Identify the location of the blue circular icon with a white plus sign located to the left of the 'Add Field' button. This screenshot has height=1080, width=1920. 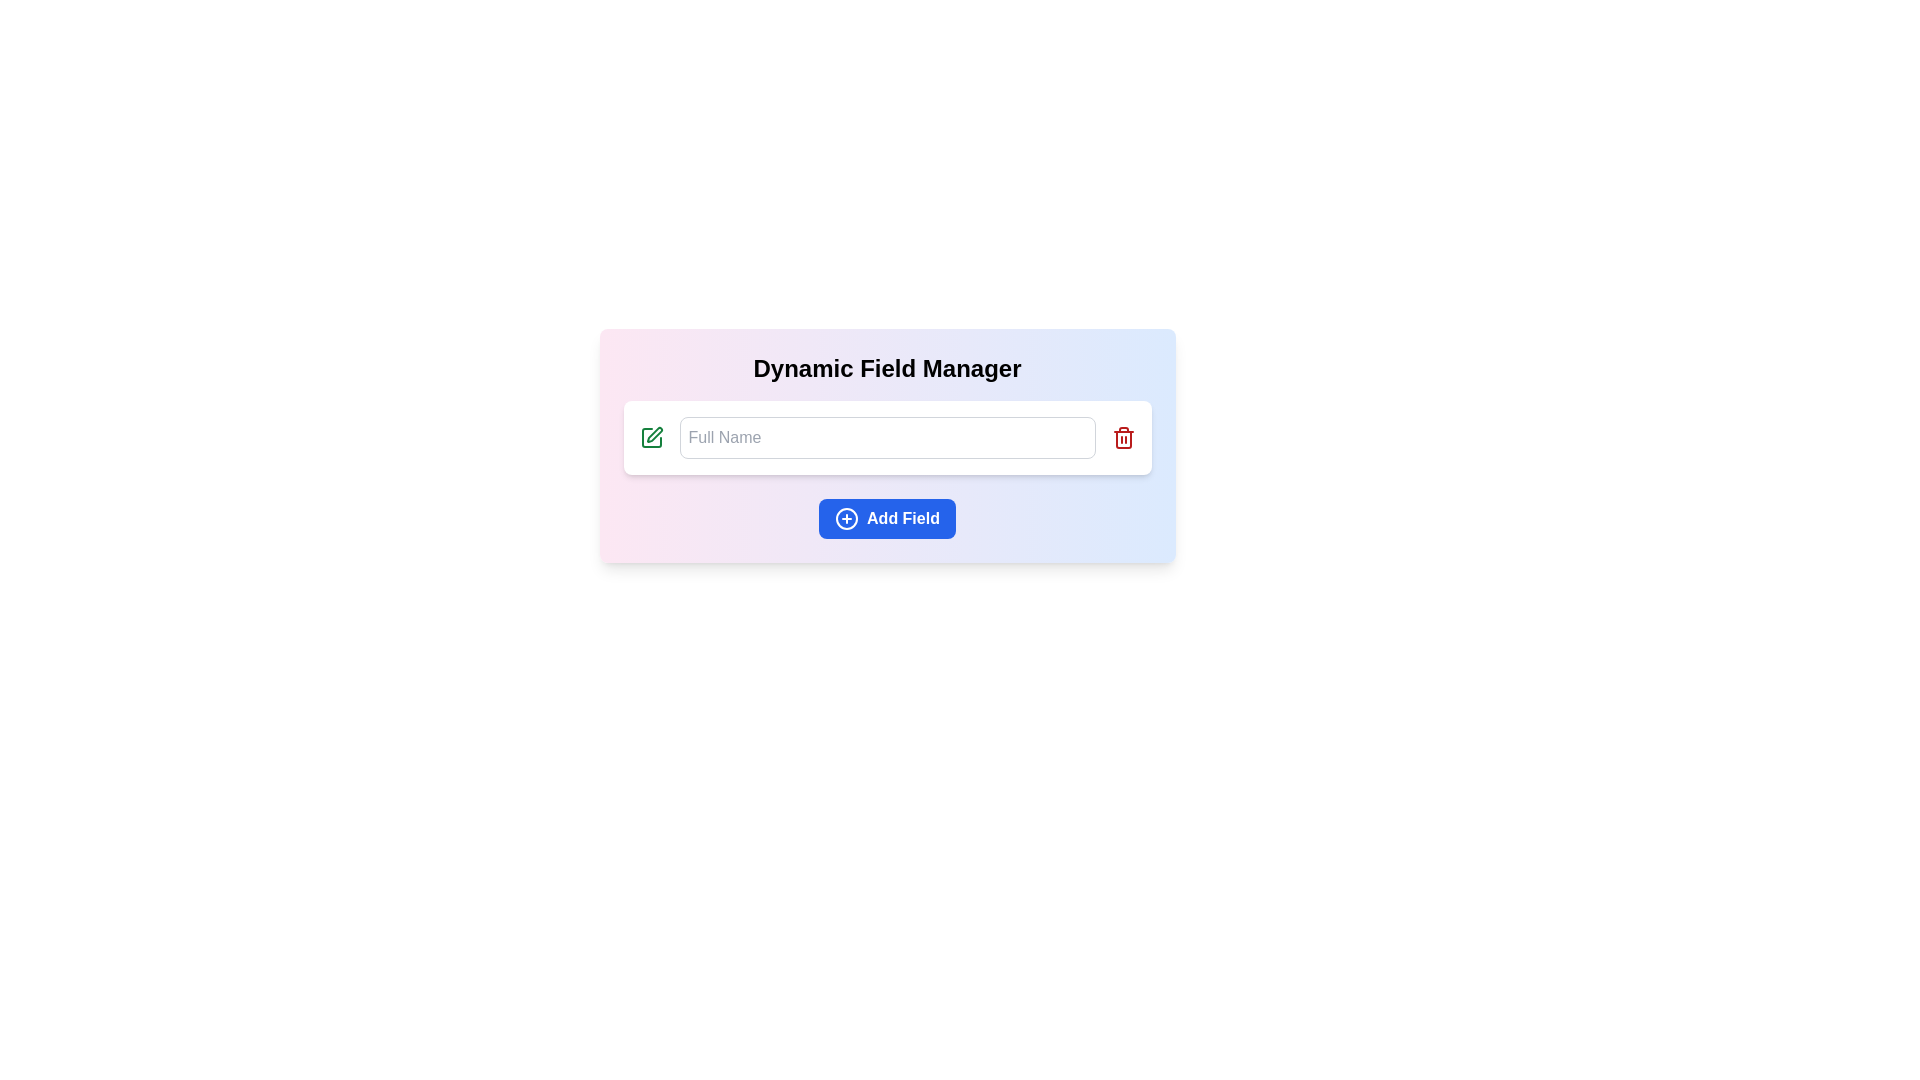
(847, 518).